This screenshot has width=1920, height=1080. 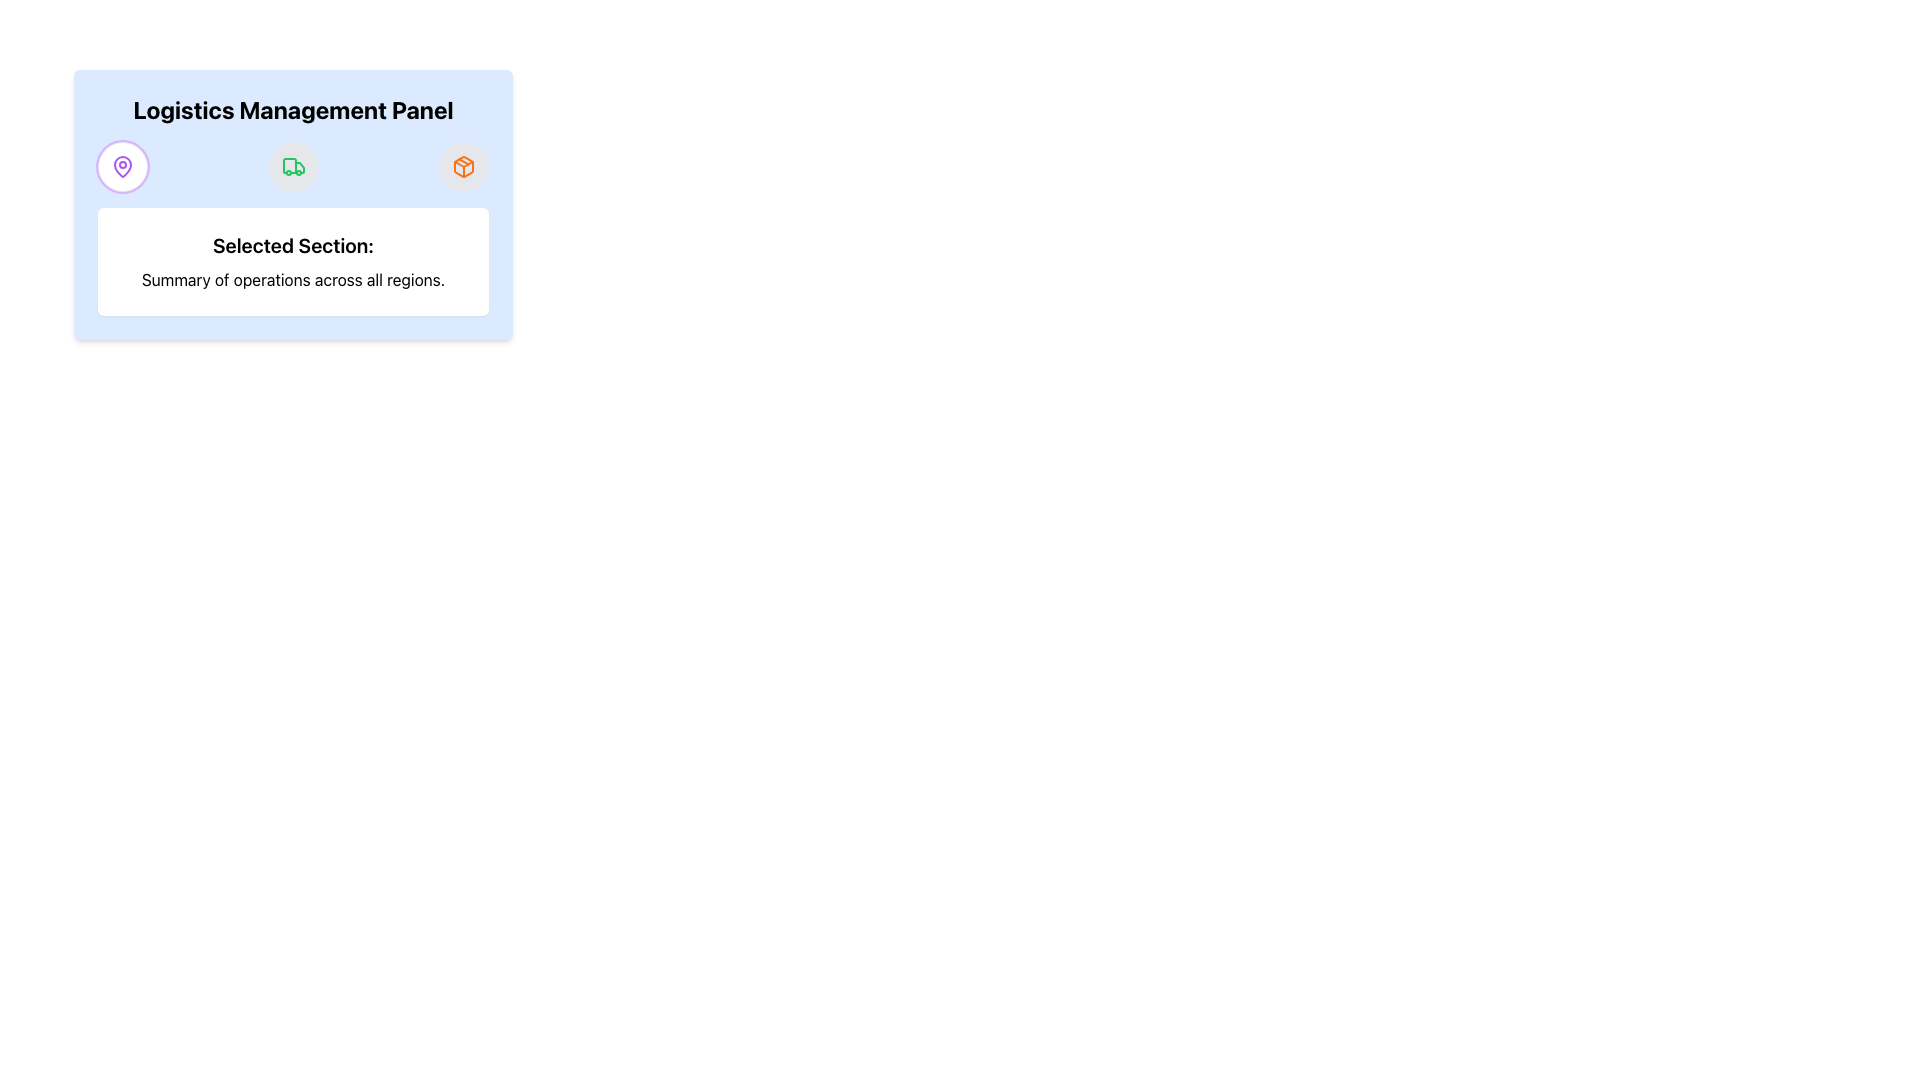 What do you see at coordinates (122, 165) in the screenshot?
I see `the circular button with a white background and purple location marker icon, located in the 'Logistics Management Panel'` at bounding box center [122, 165].